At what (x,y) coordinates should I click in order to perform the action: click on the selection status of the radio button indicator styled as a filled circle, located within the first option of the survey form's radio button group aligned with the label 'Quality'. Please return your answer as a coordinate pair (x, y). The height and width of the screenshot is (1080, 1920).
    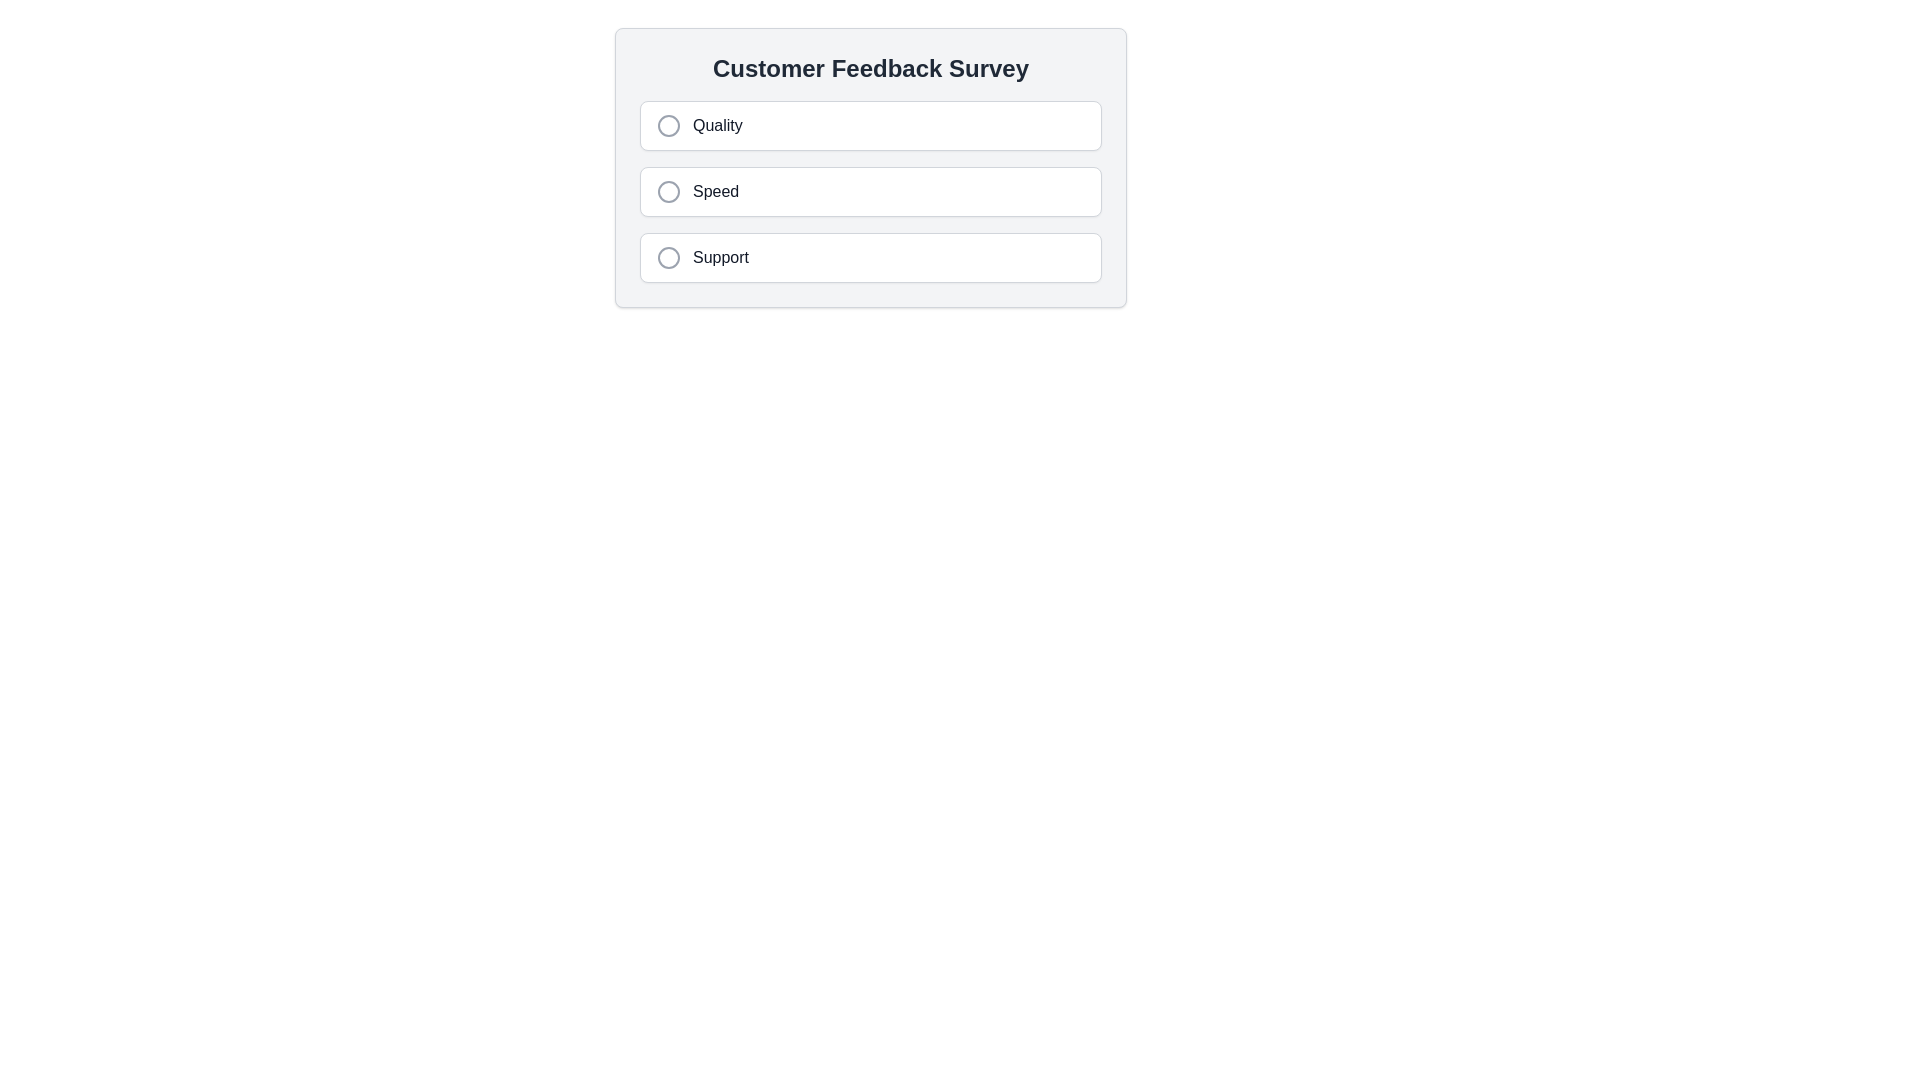
    Looking at the image, I should click on (668, 126).